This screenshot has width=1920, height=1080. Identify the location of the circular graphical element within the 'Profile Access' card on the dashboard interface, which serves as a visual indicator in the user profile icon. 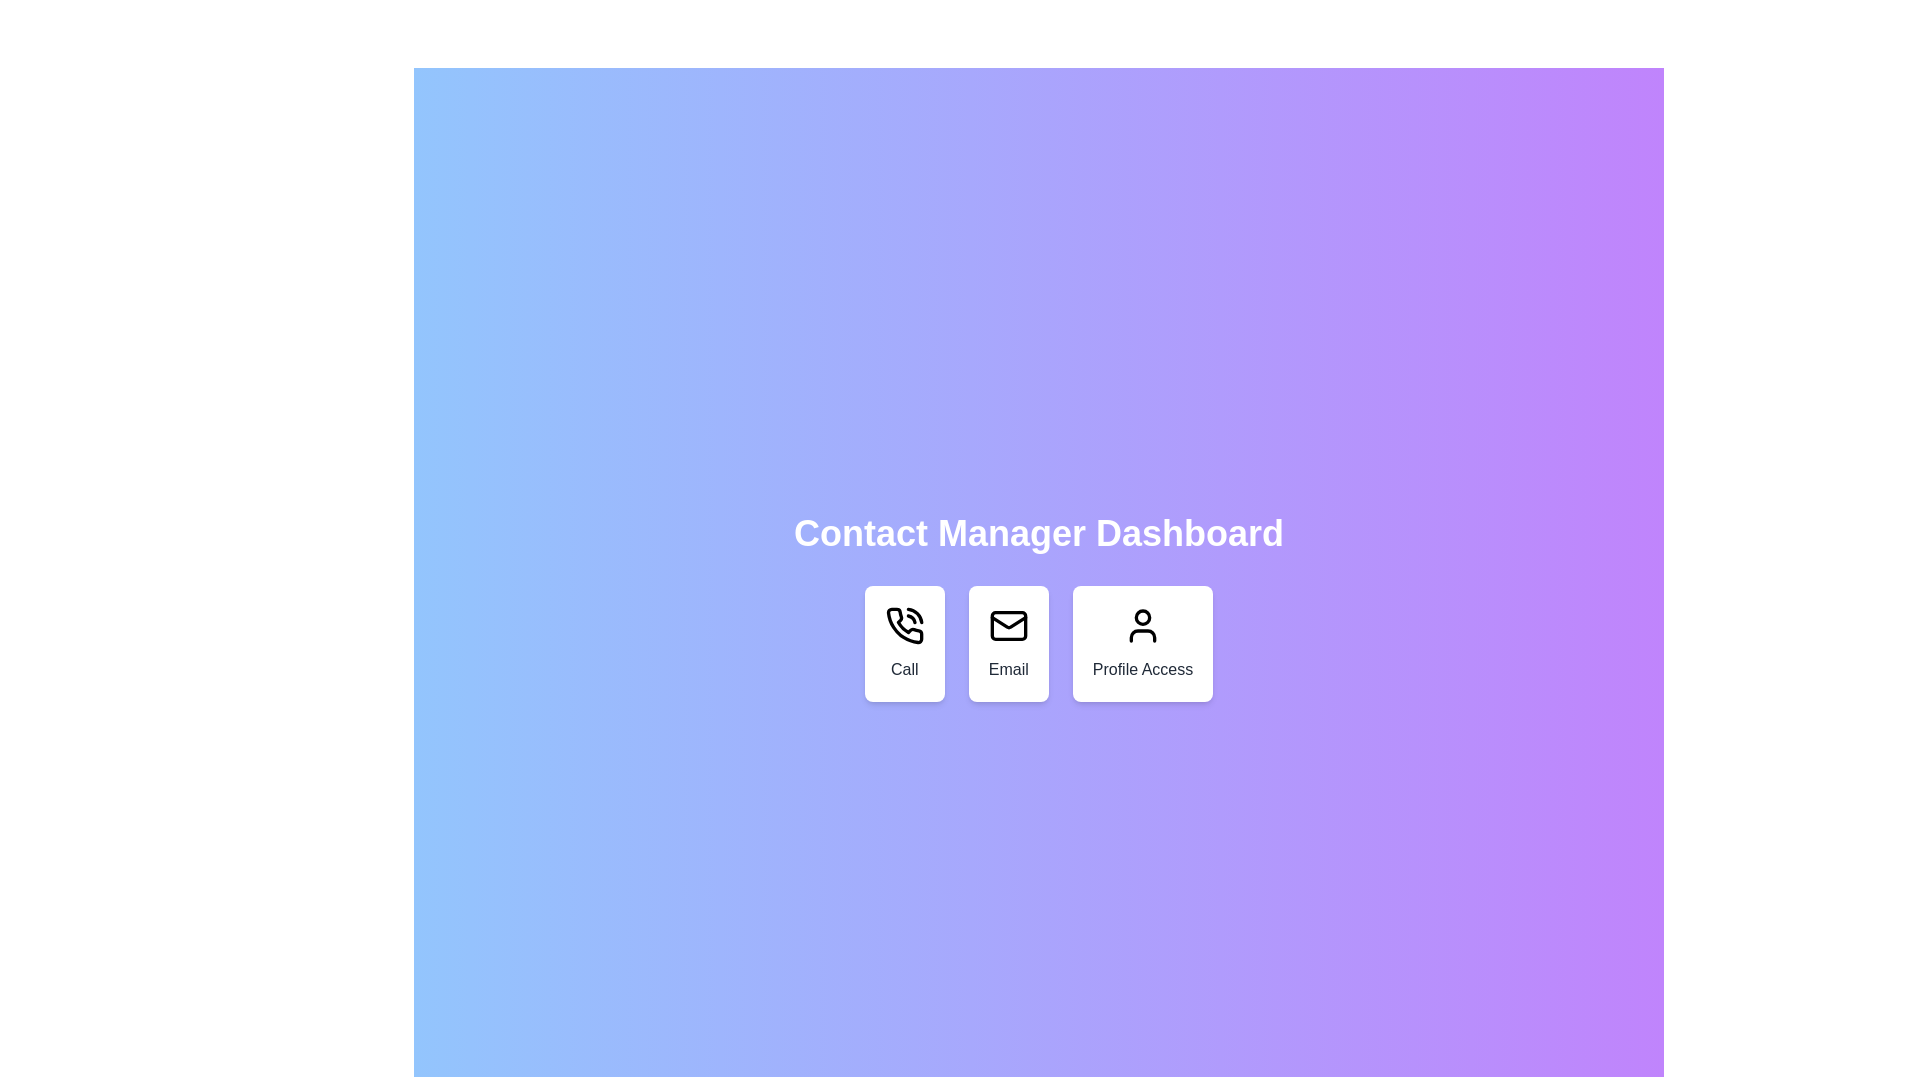
(1142, 616).